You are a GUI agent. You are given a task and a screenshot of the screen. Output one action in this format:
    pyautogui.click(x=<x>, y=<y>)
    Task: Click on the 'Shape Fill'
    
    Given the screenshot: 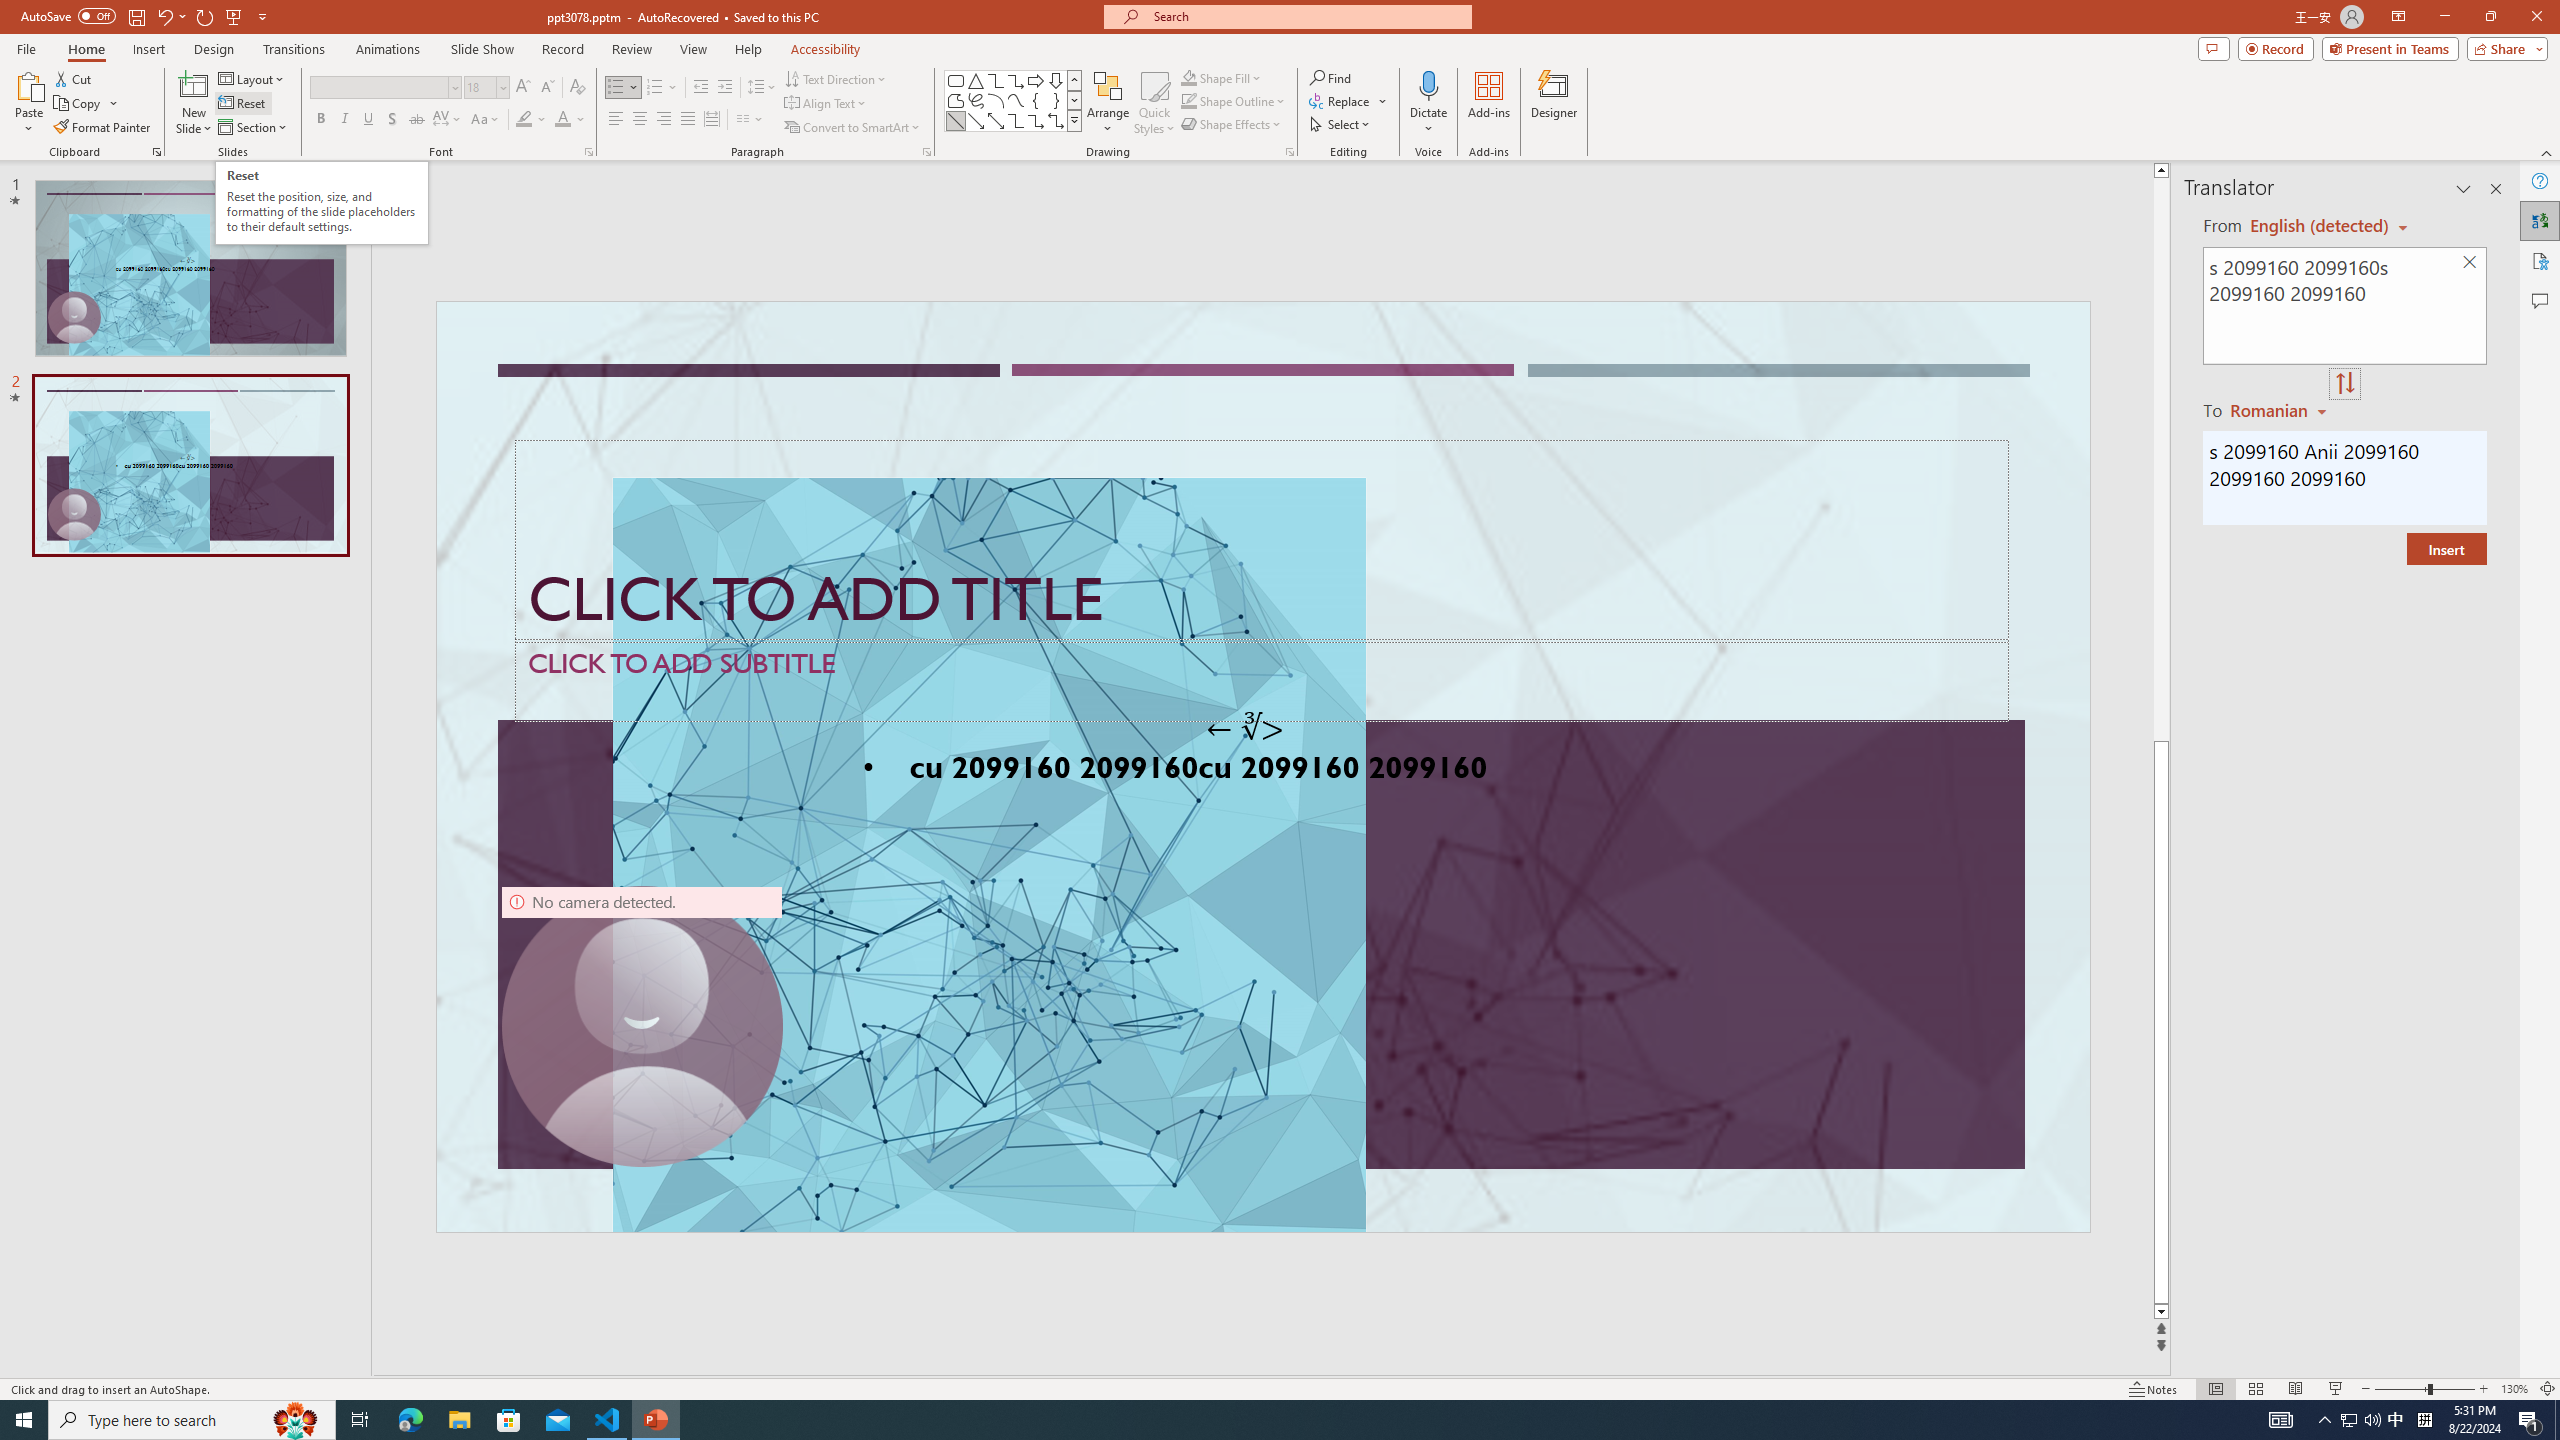 What is the action you would take?
    pyautogui.click(x=1222, y=77)
    